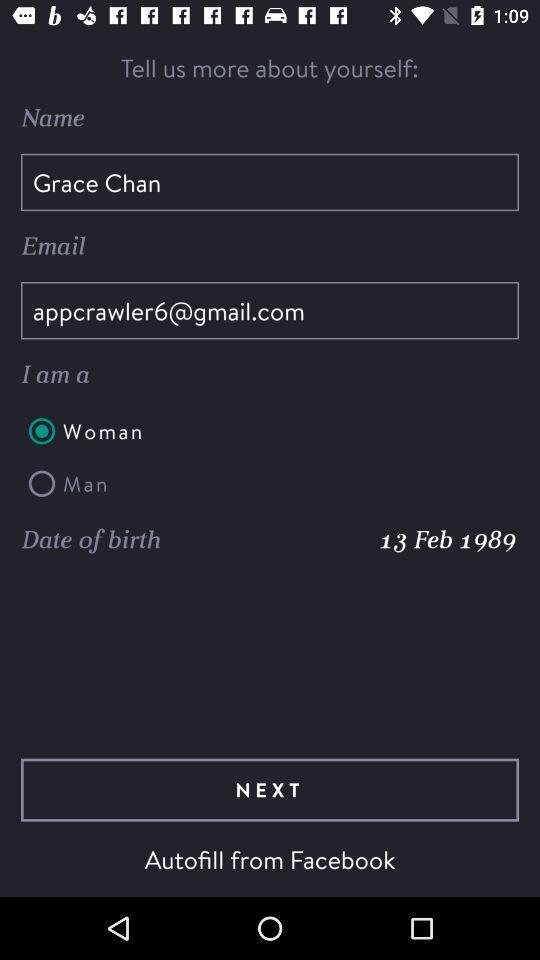 This screenshot has width=540, height=960. I want to click on the grace chan, so click(270, 182).